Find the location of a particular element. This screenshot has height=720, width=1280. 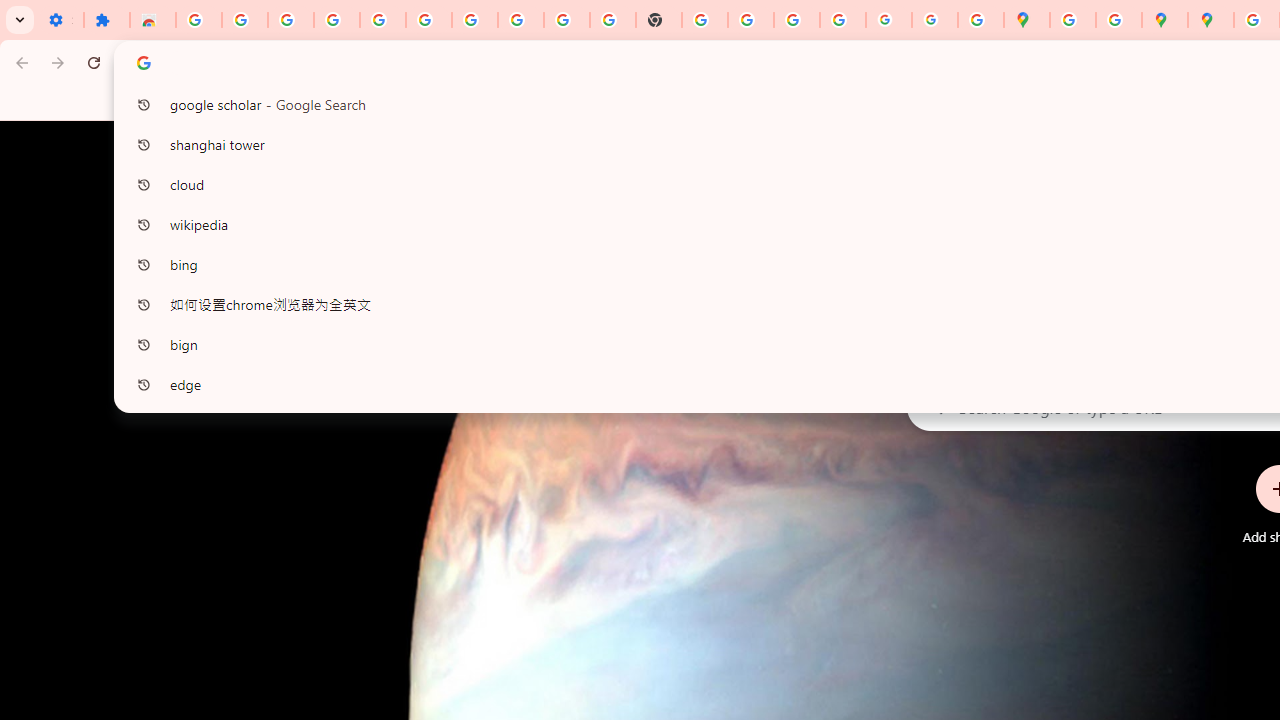

'Google Maps' is located at coordinates (1026, 20).